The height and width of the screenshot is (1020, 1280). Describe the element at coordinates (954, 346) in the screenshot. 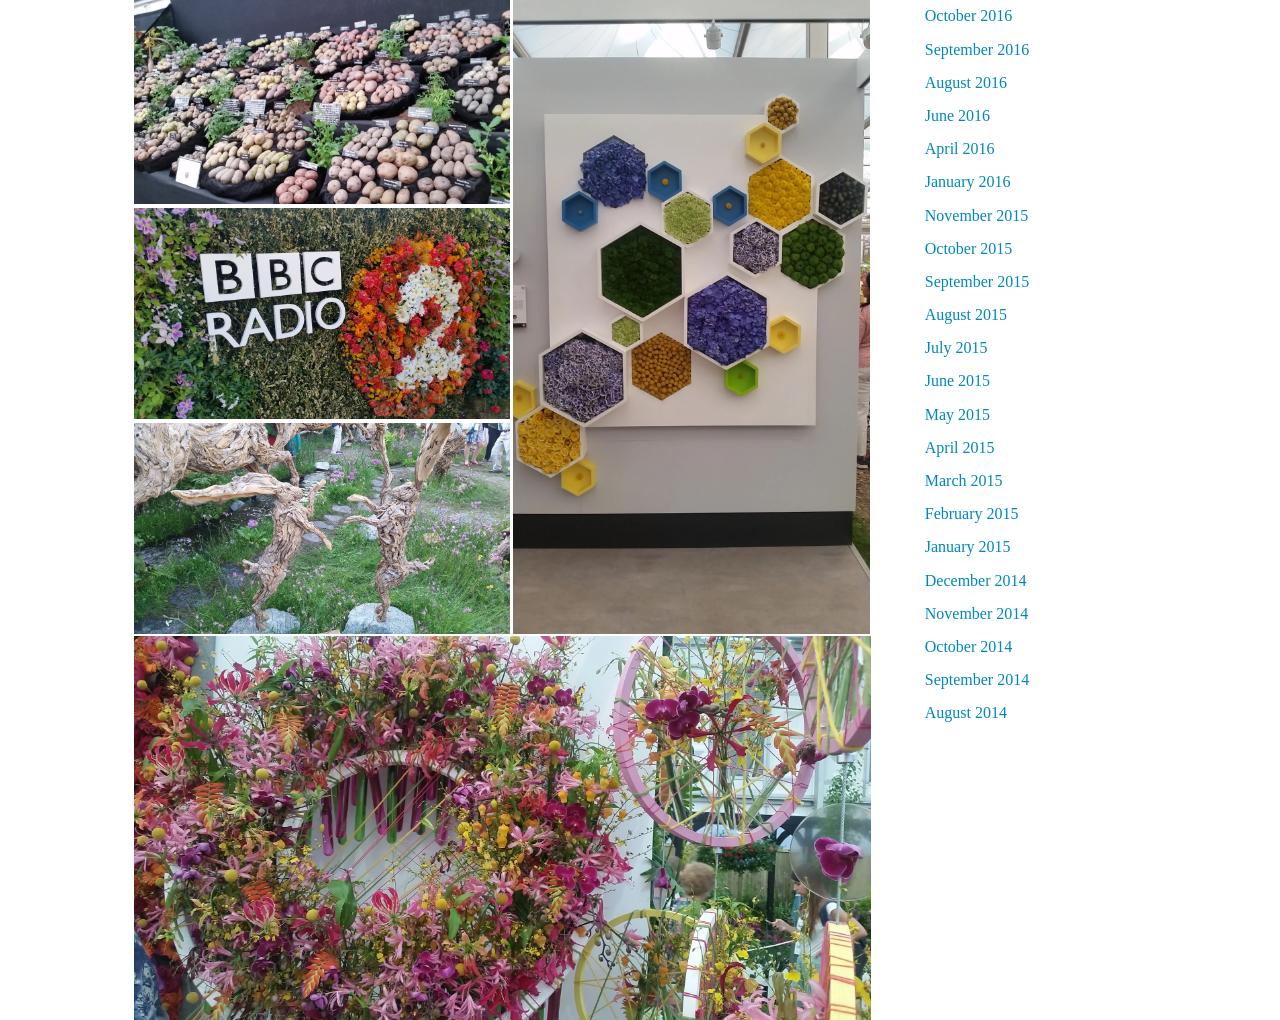

I see `'July 2015'` at that location.